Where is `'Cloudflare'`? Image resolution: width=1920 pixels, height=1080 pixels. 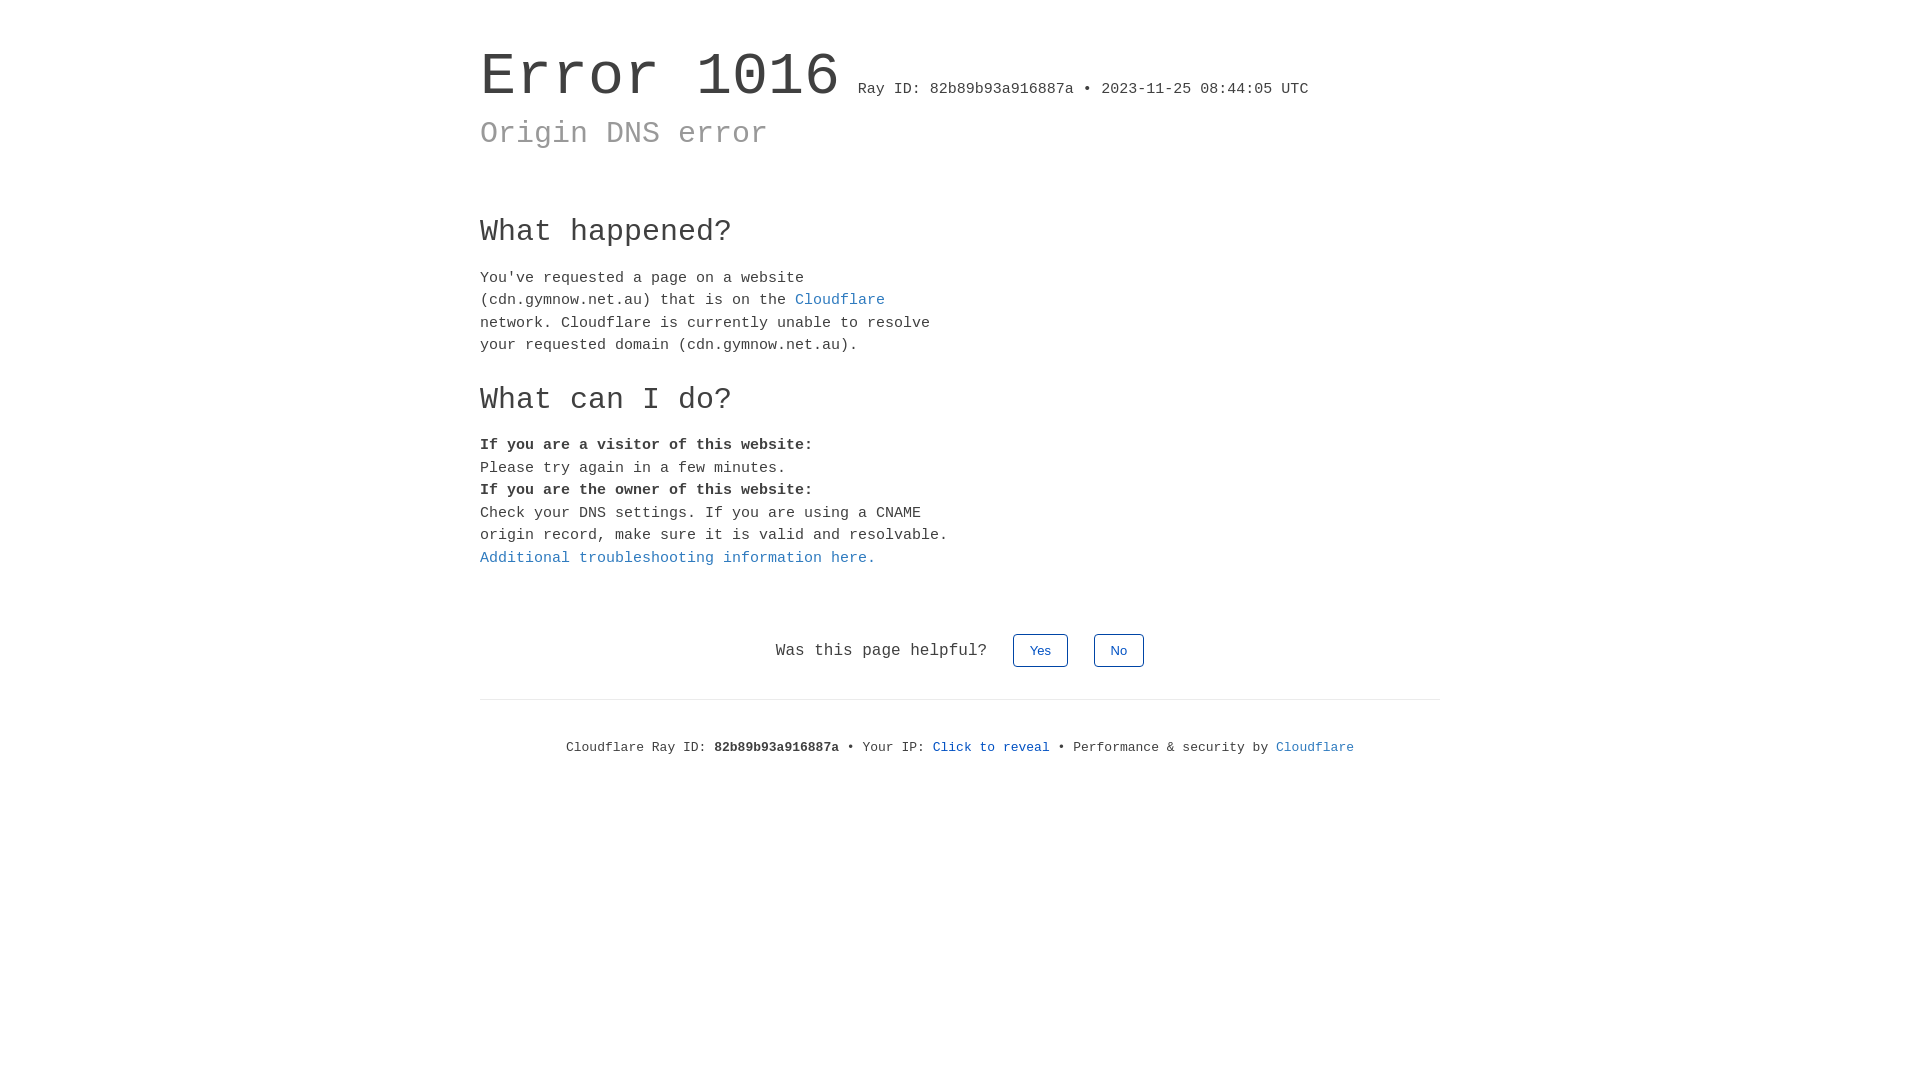 'Cloudflare' is located at coordinates (1315, 747).